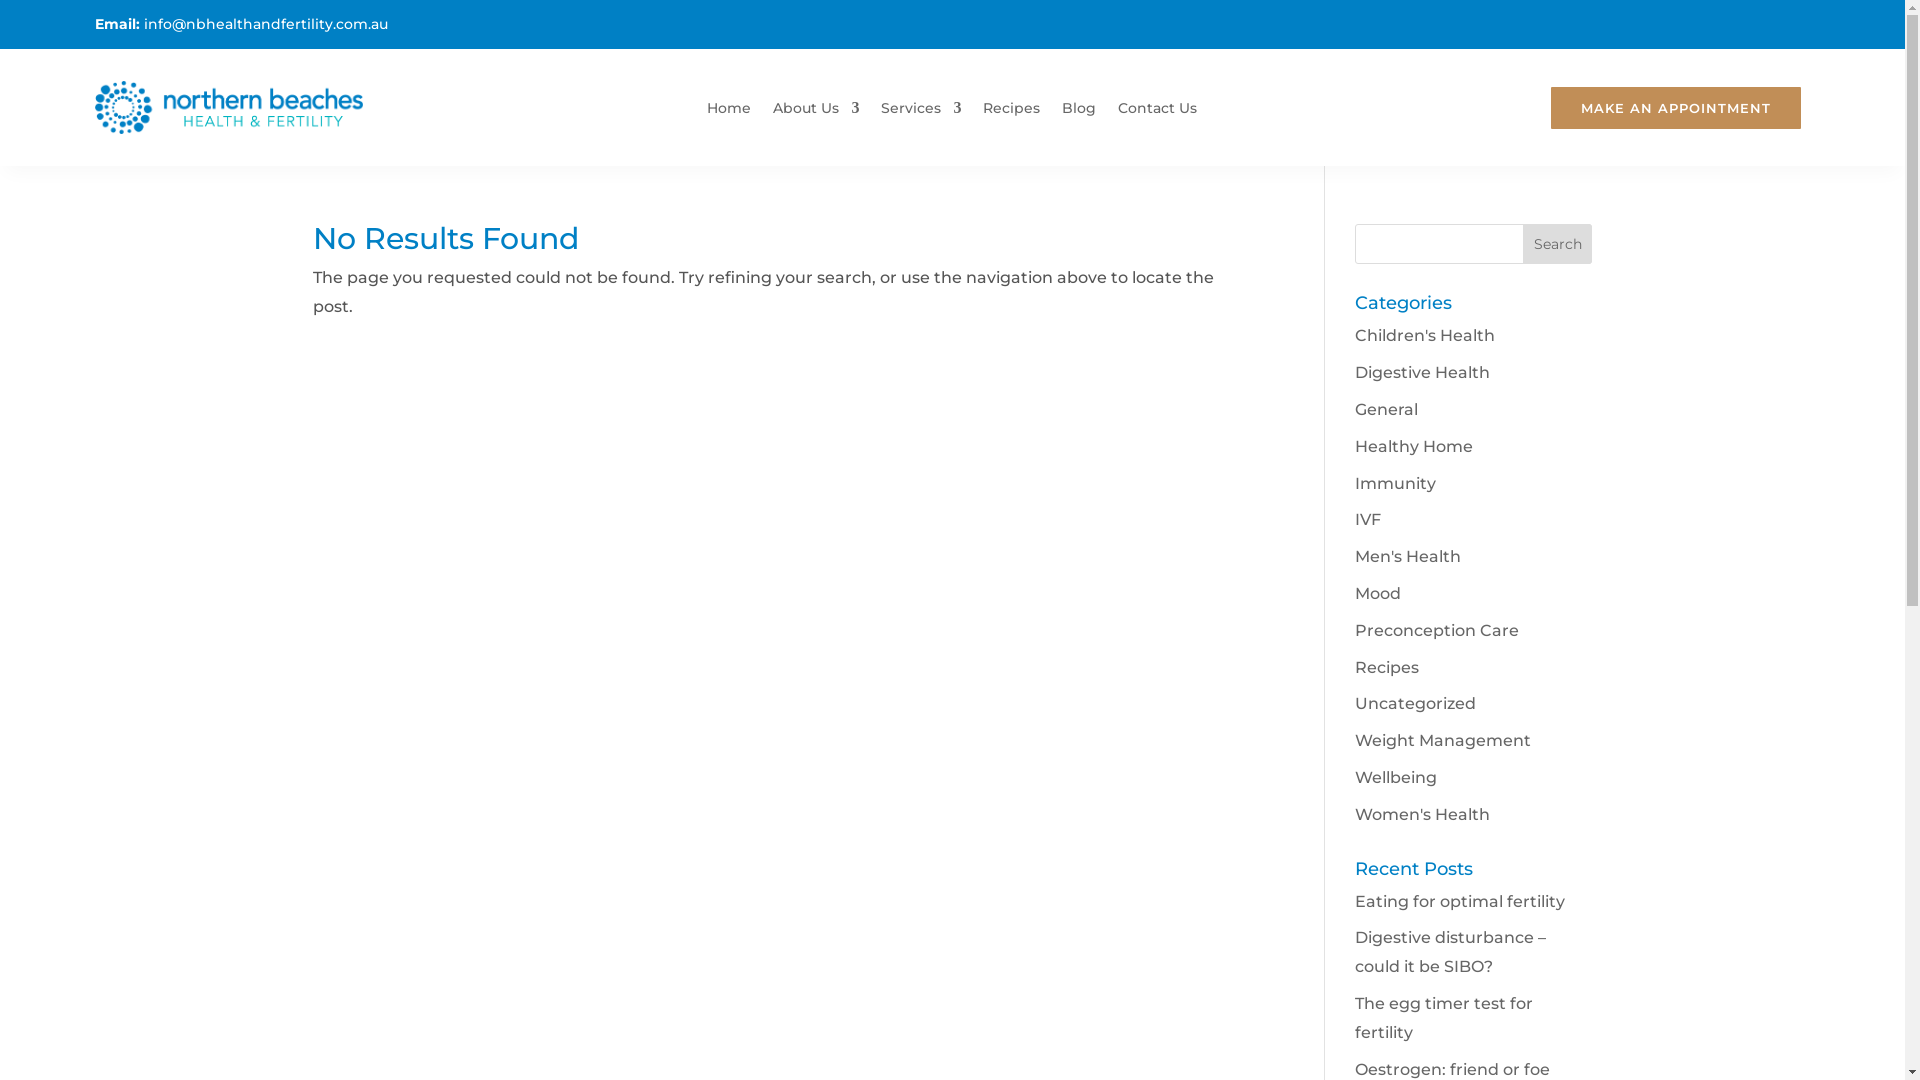  I want to click on 'Contact Us', so click(1157, 111).